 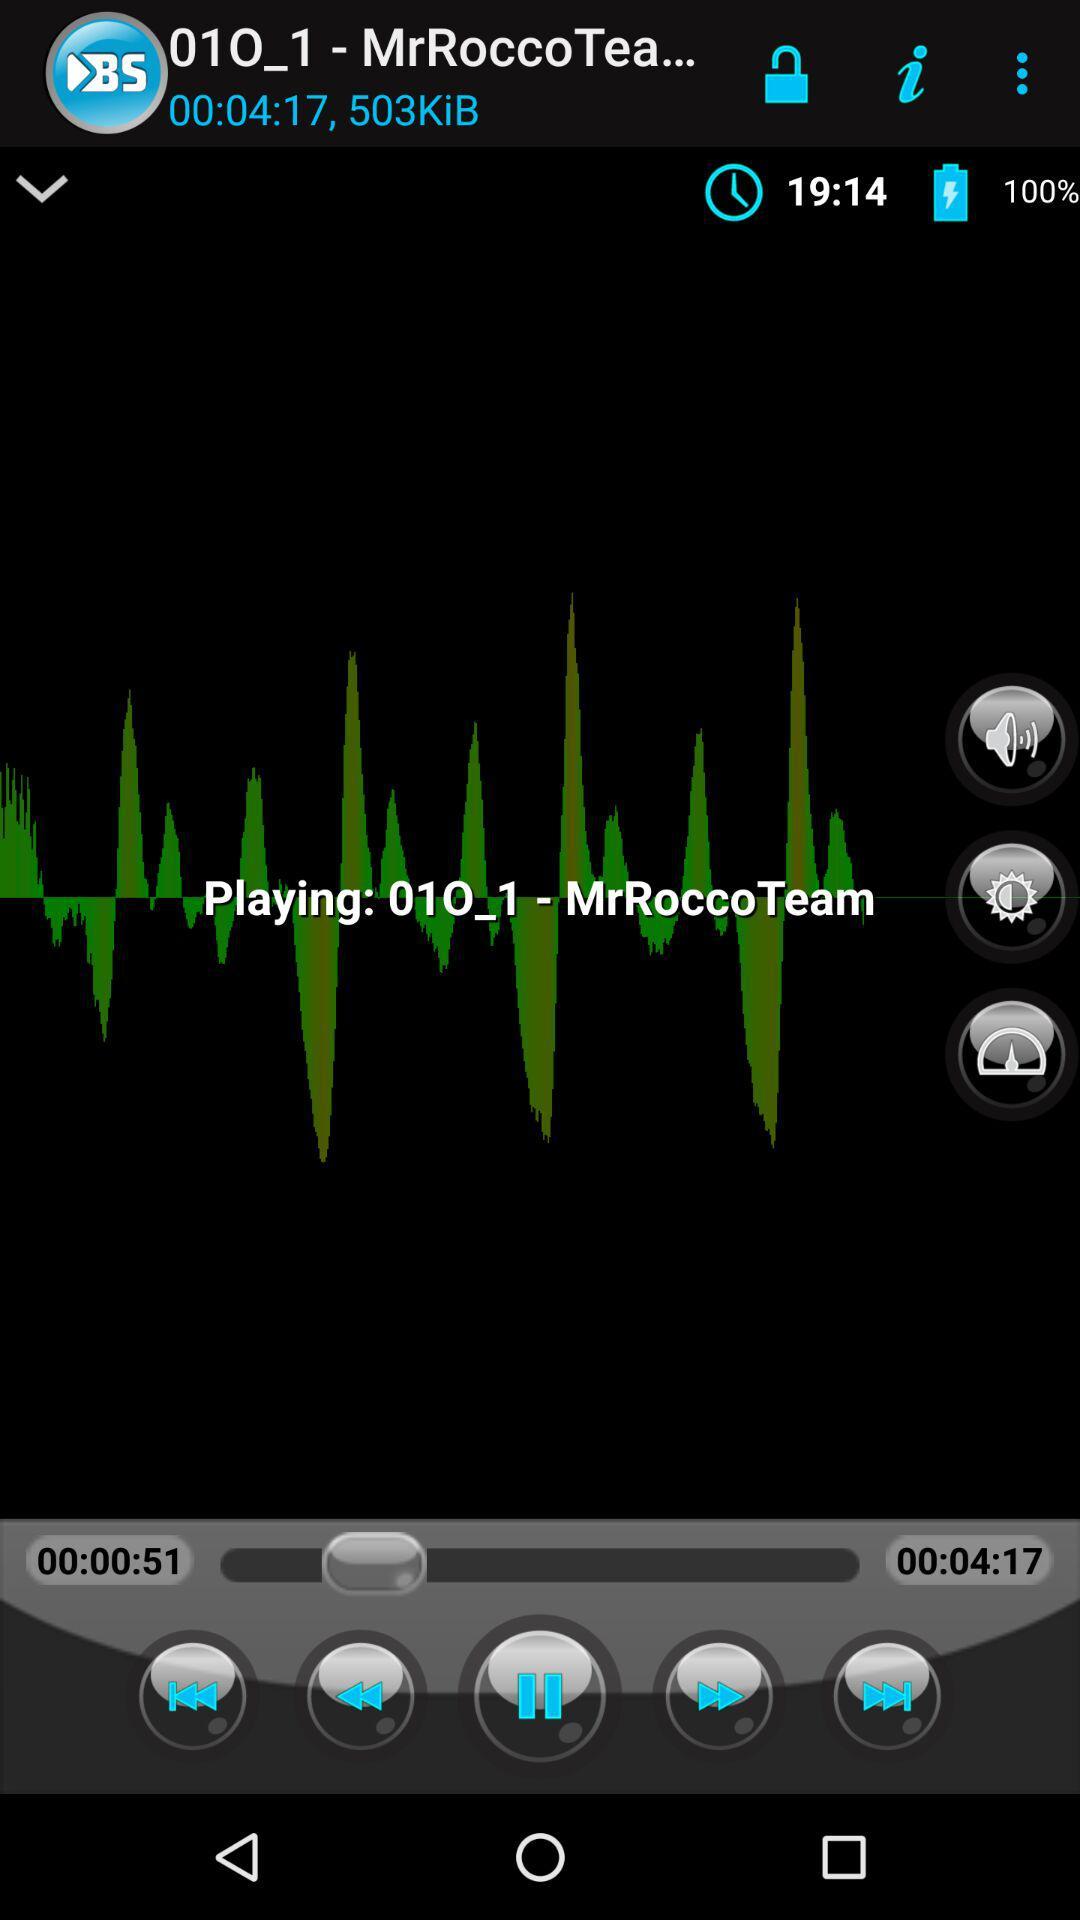 What do you see at coordinates (886, 1695) in the screenshot?
I see `the skip_next icon` at bounding box center [886, 1695].